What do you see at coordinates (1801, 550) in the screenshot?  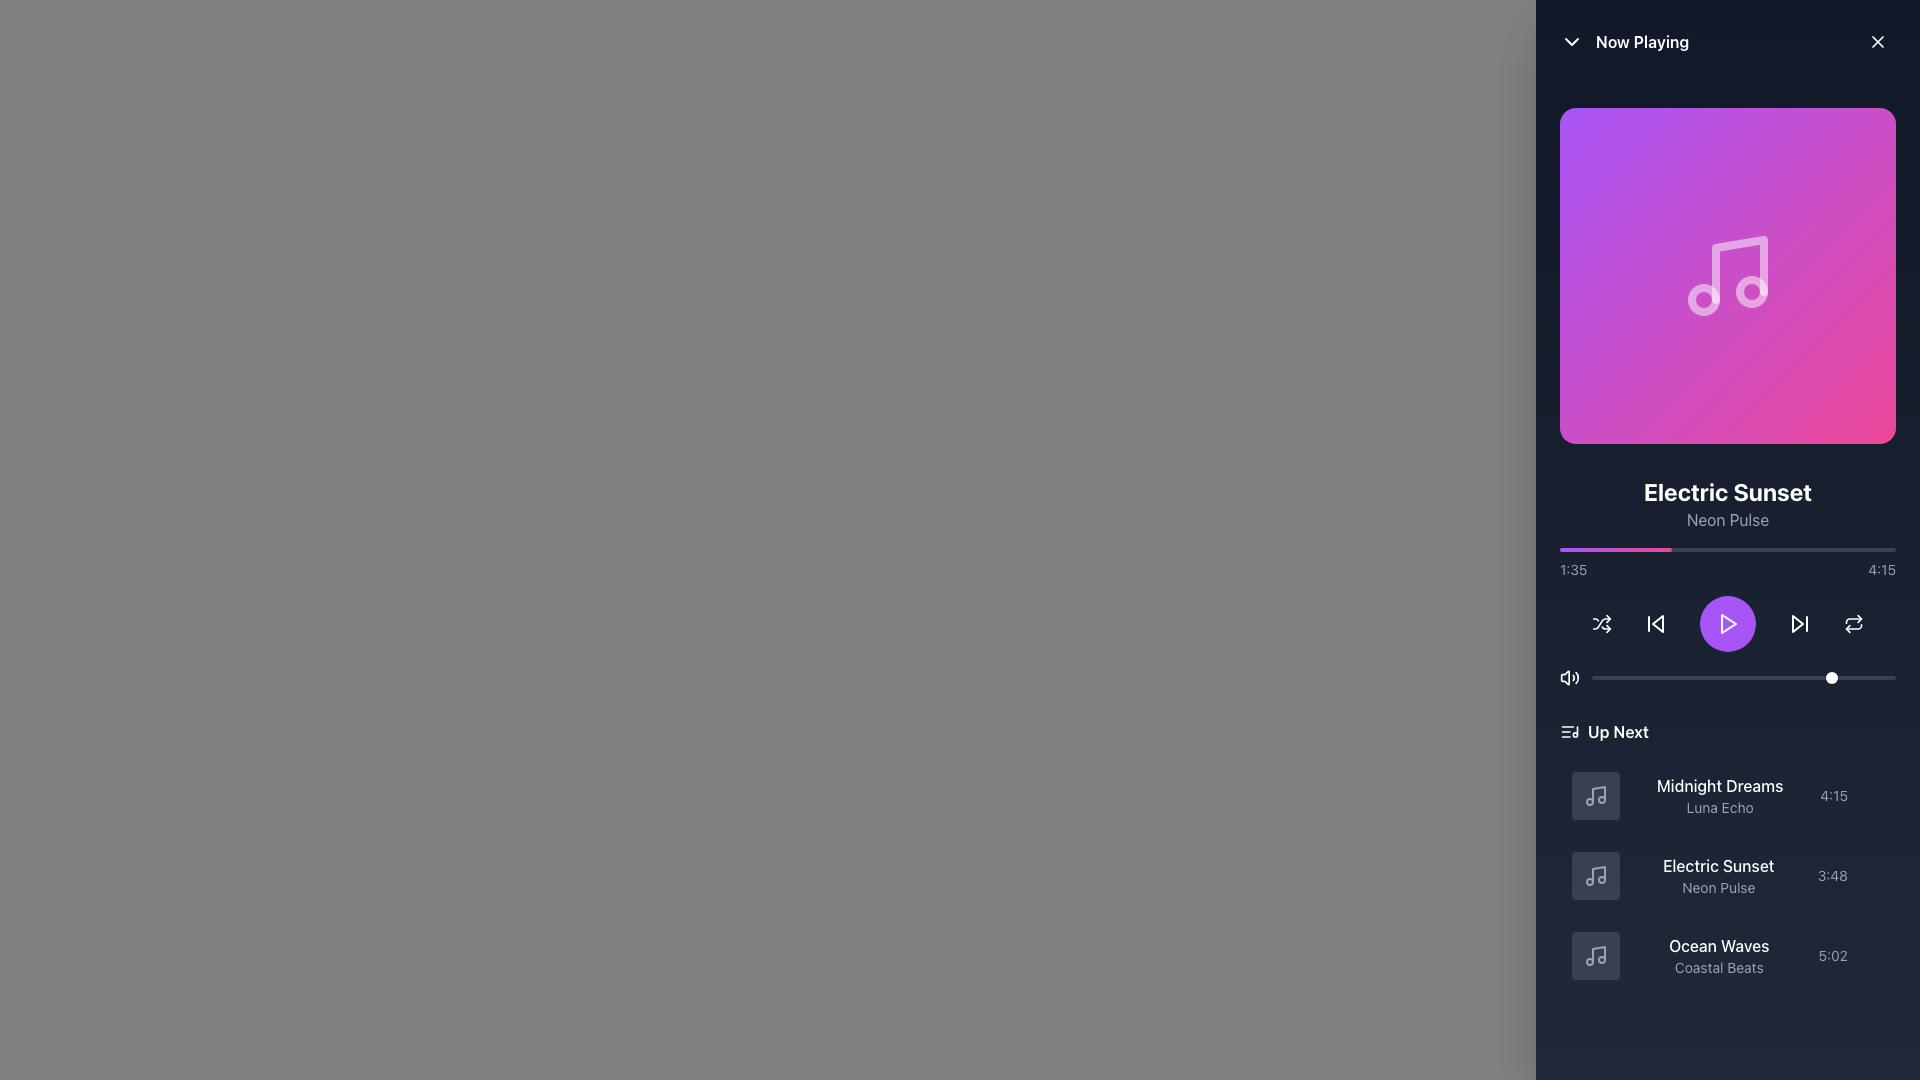 I see `playback position` at bounding box center [1801, 550].